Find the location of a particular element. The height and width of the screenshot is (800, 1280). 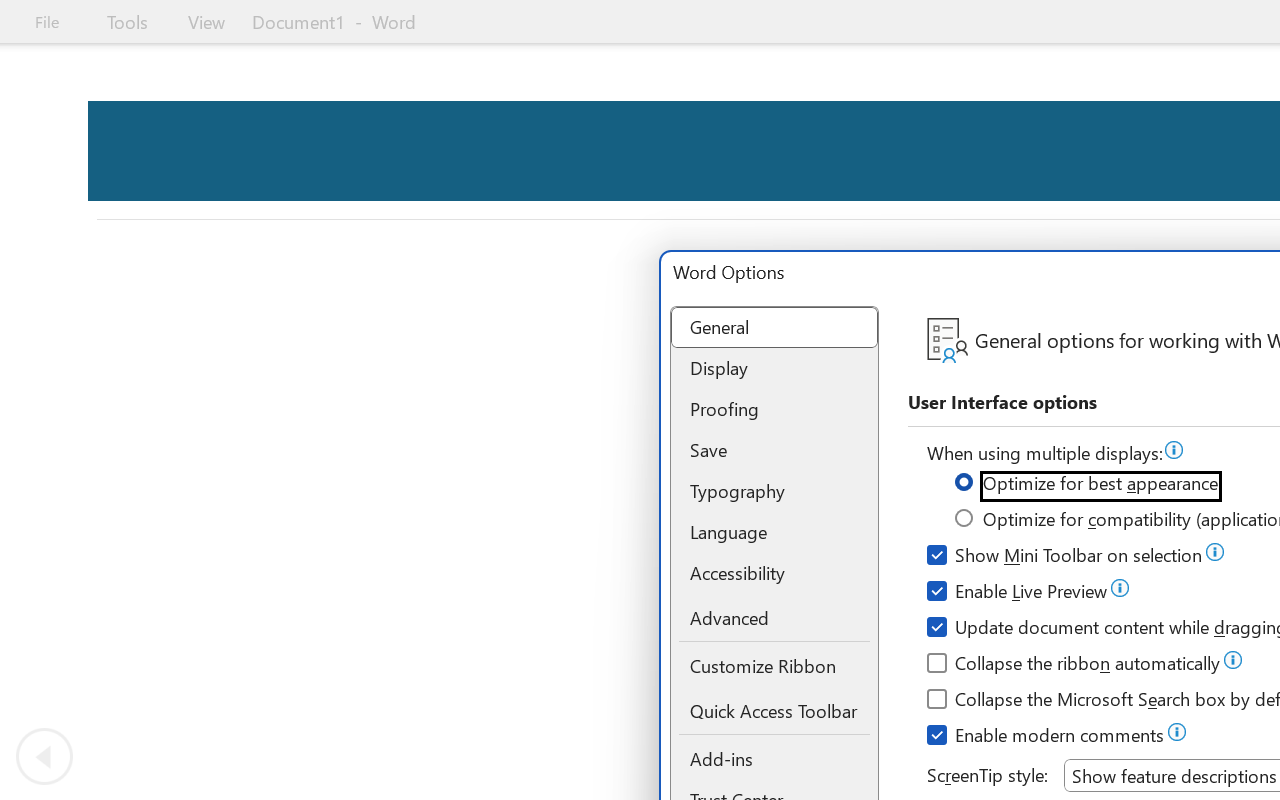

'Display' is located at coordinates (773, 367).